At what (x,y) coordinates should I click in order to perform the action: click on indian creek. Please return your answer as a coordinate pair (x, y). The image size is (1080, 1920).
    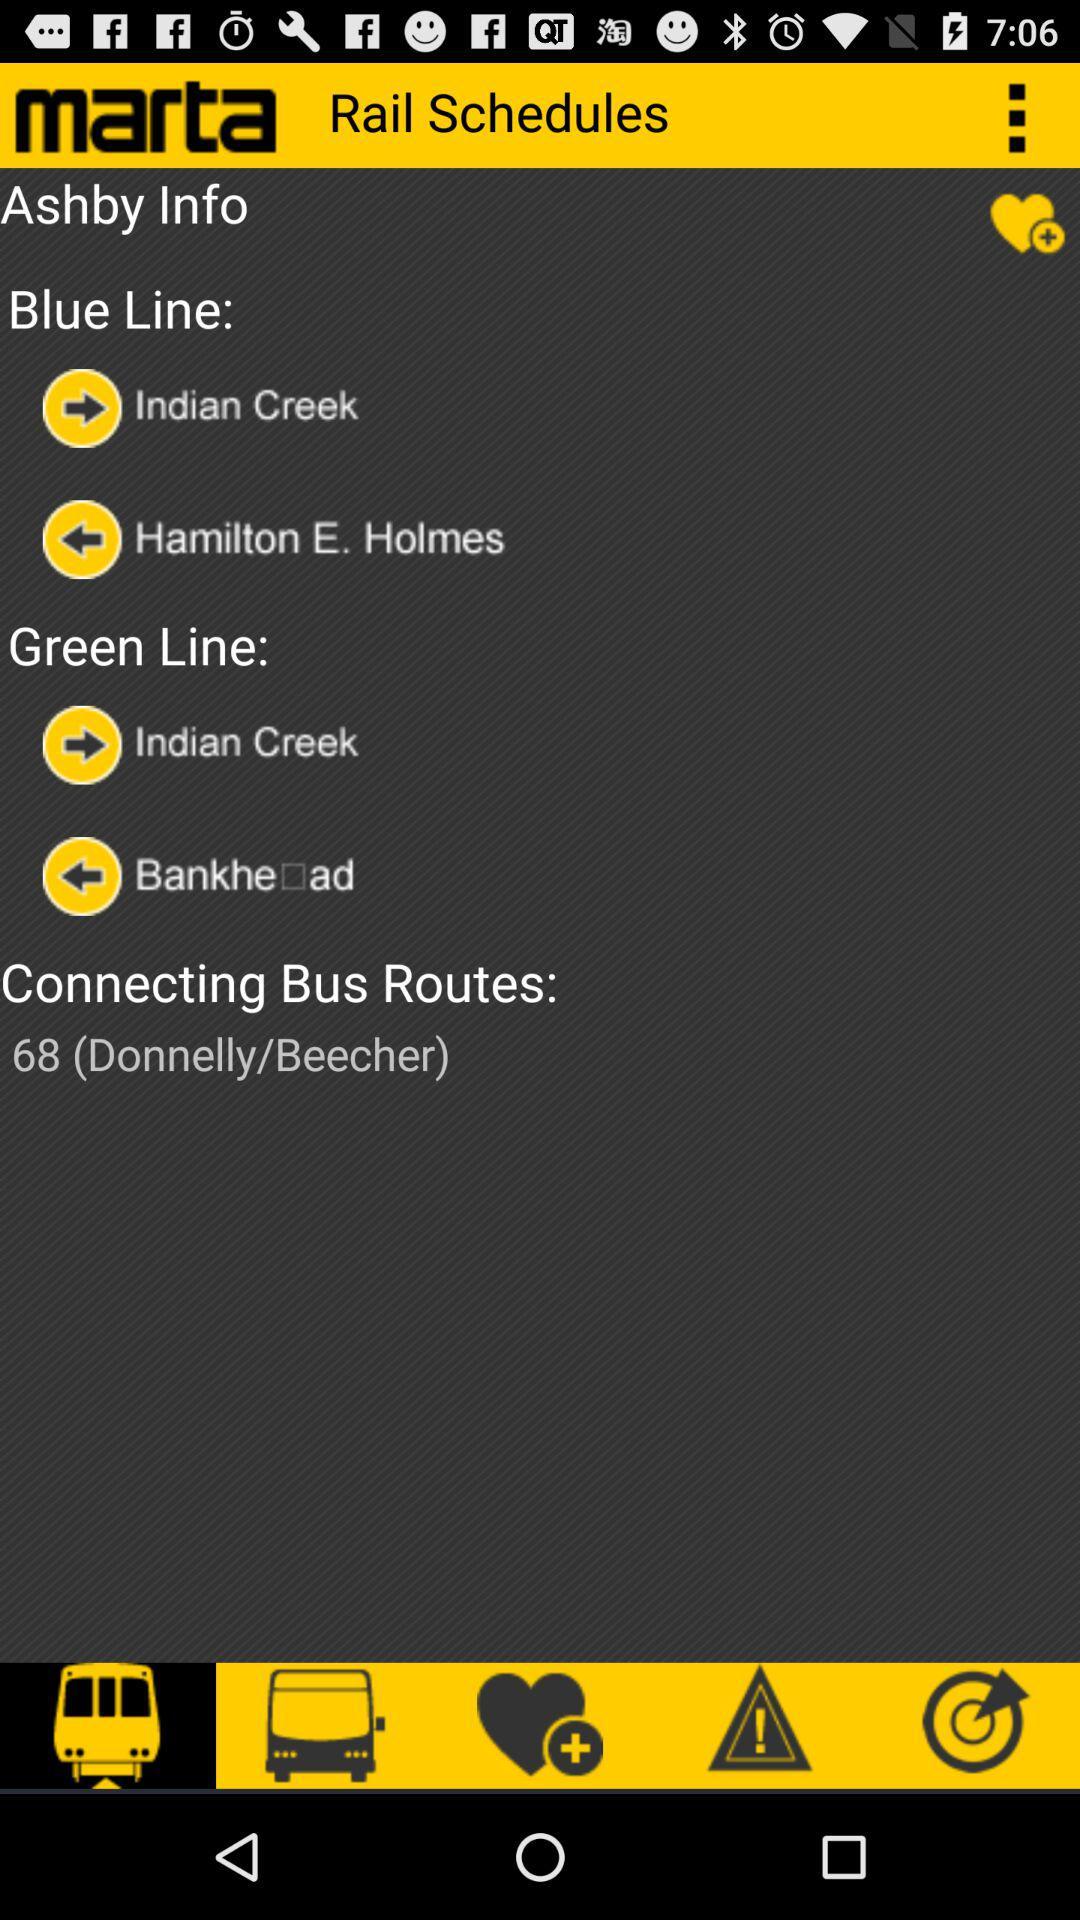
    Looking at the image, I should click on (207, 744).